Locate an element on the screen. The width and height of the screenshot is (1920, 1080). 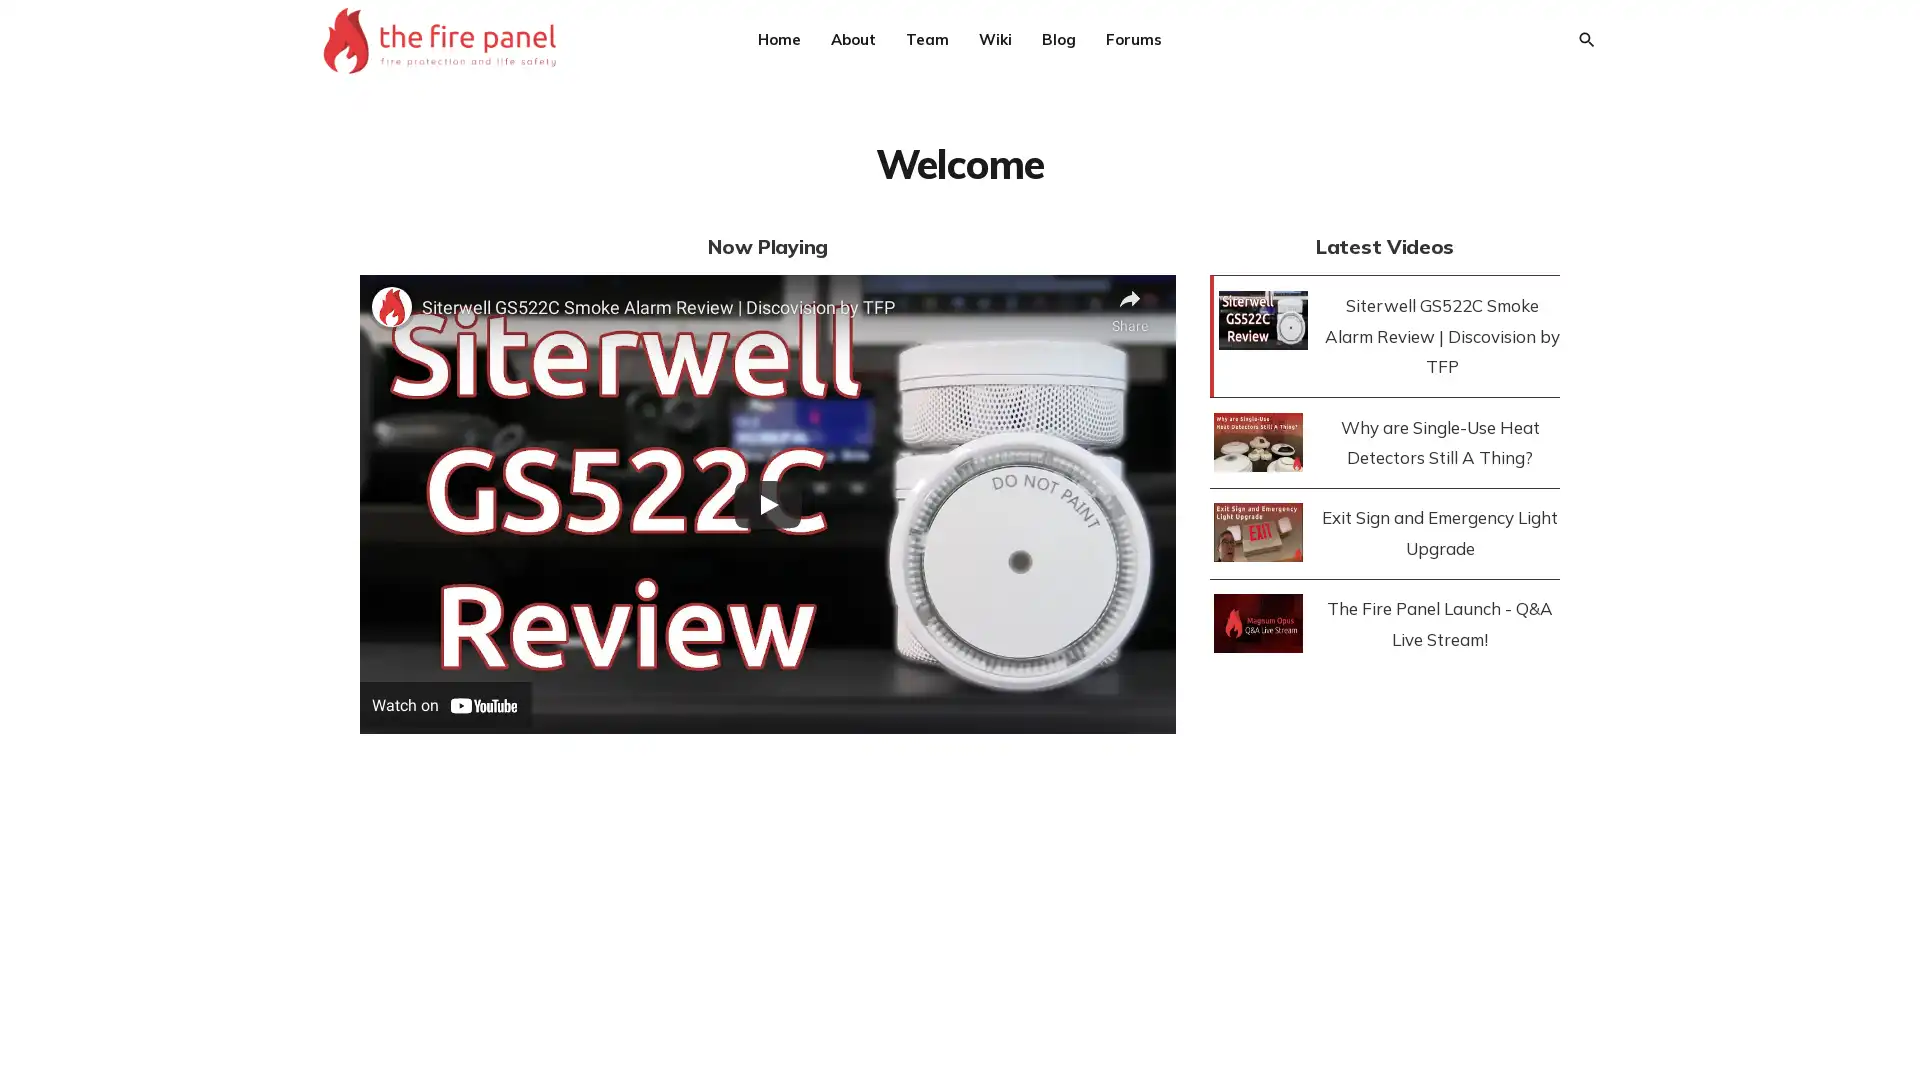
Search is located at coordinates (1584, 39).